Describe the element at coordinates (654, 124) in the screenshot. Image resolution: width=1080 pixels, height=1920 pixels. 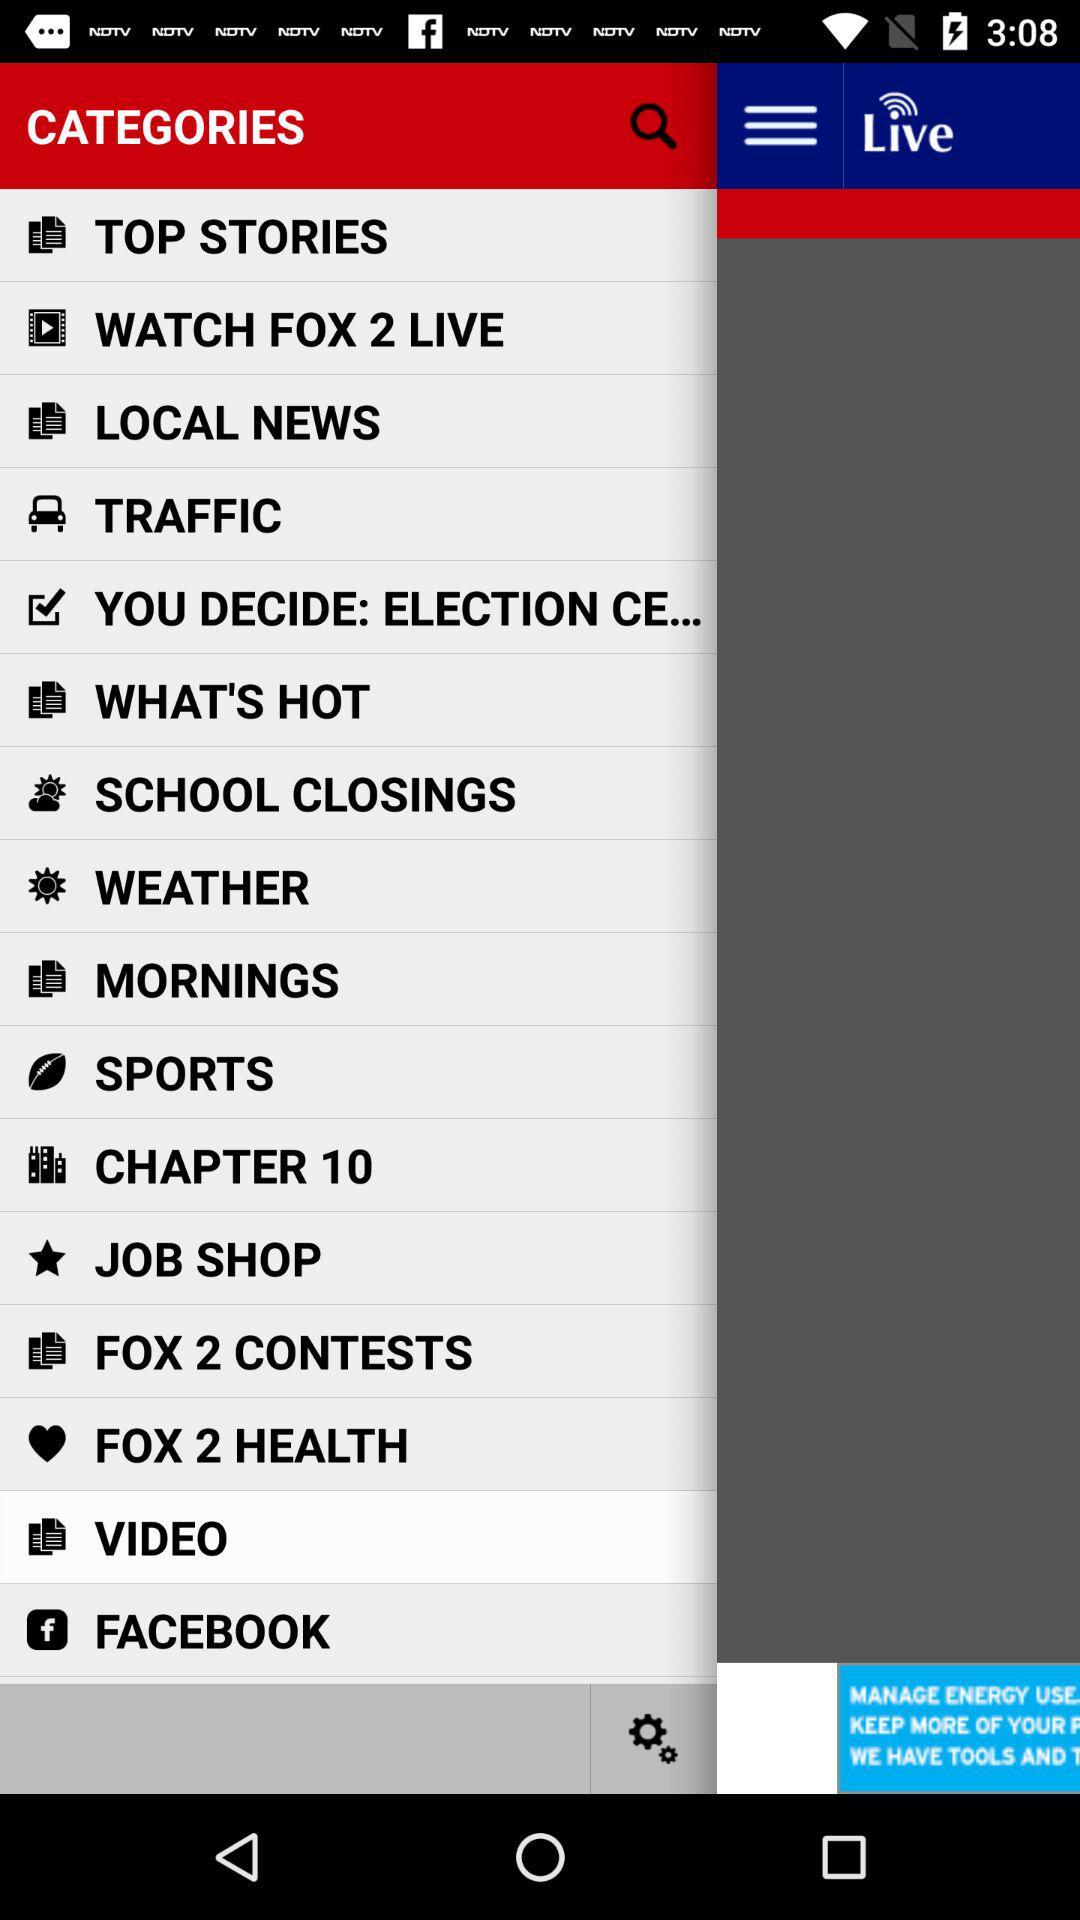
I see `search option` at that location.